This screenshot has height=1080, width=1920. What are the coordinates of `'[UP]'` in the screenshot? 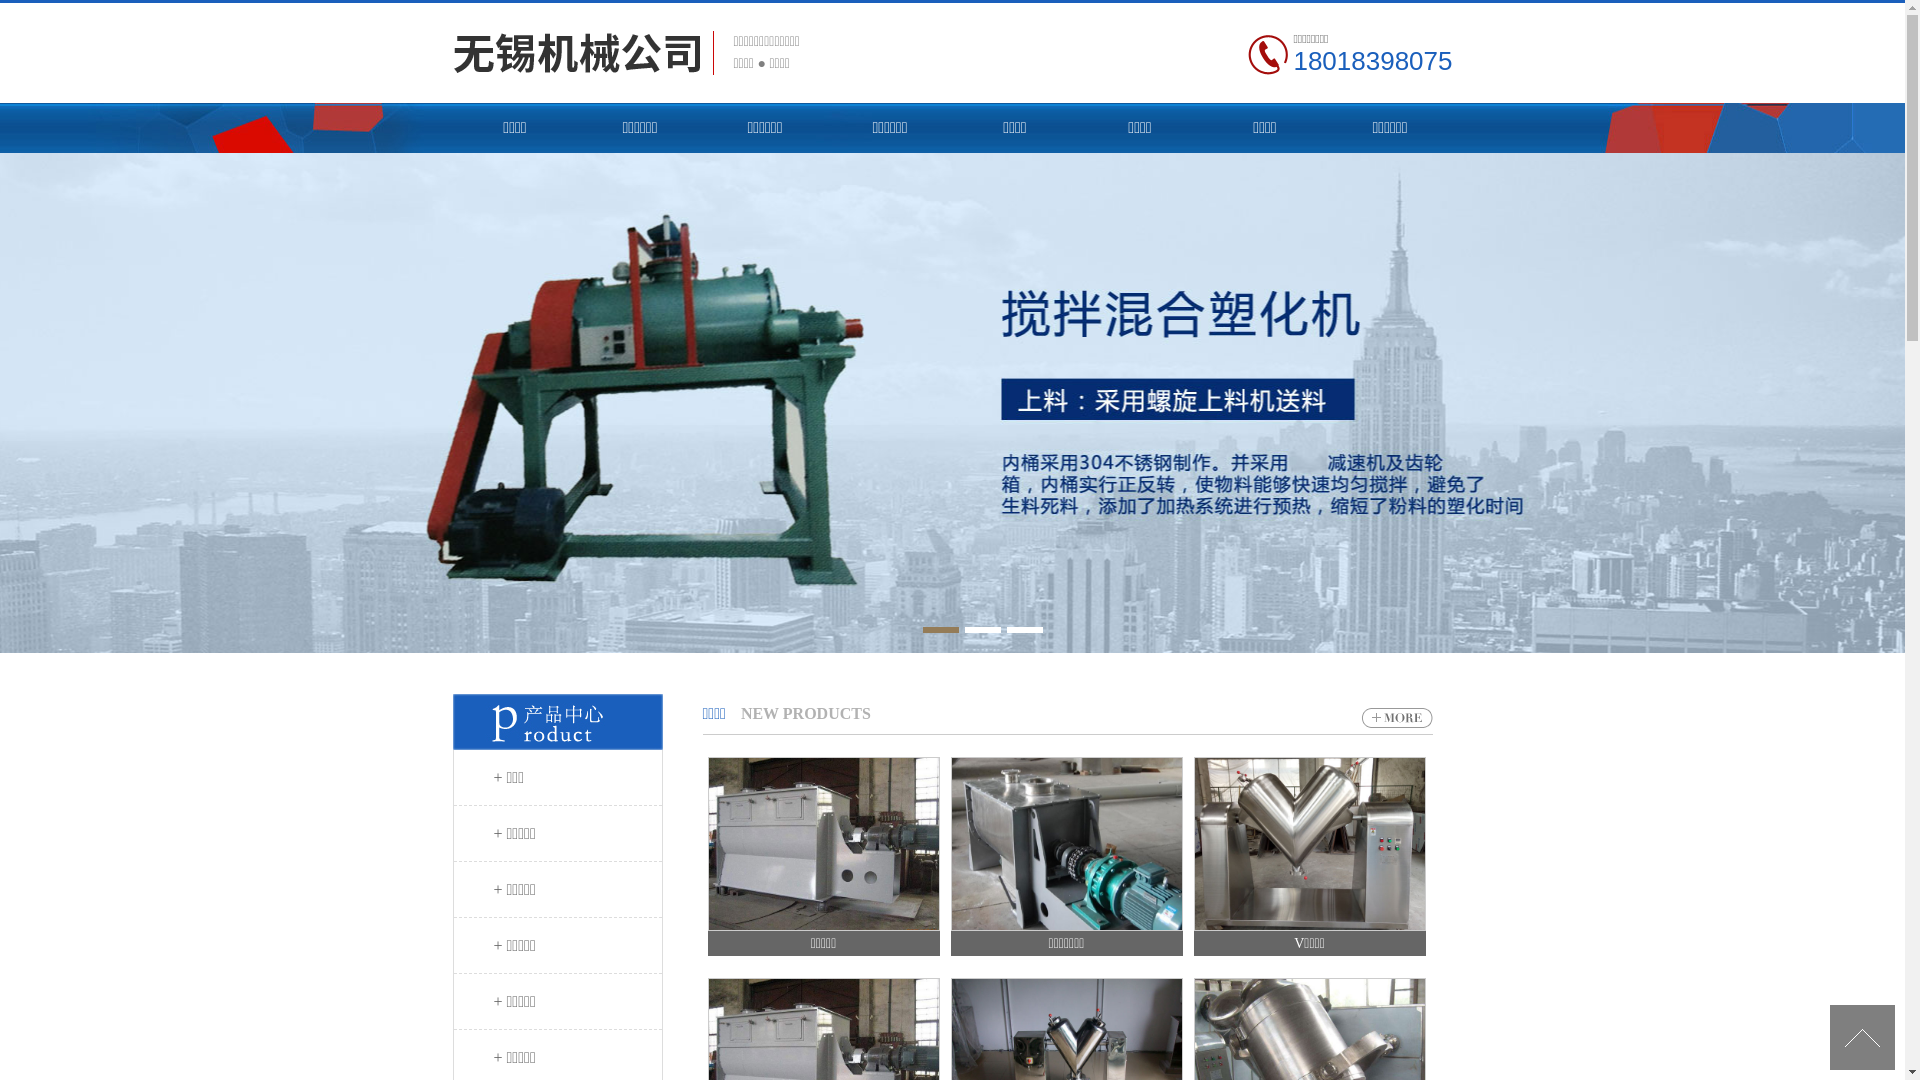 It's located at (1861, 1036).